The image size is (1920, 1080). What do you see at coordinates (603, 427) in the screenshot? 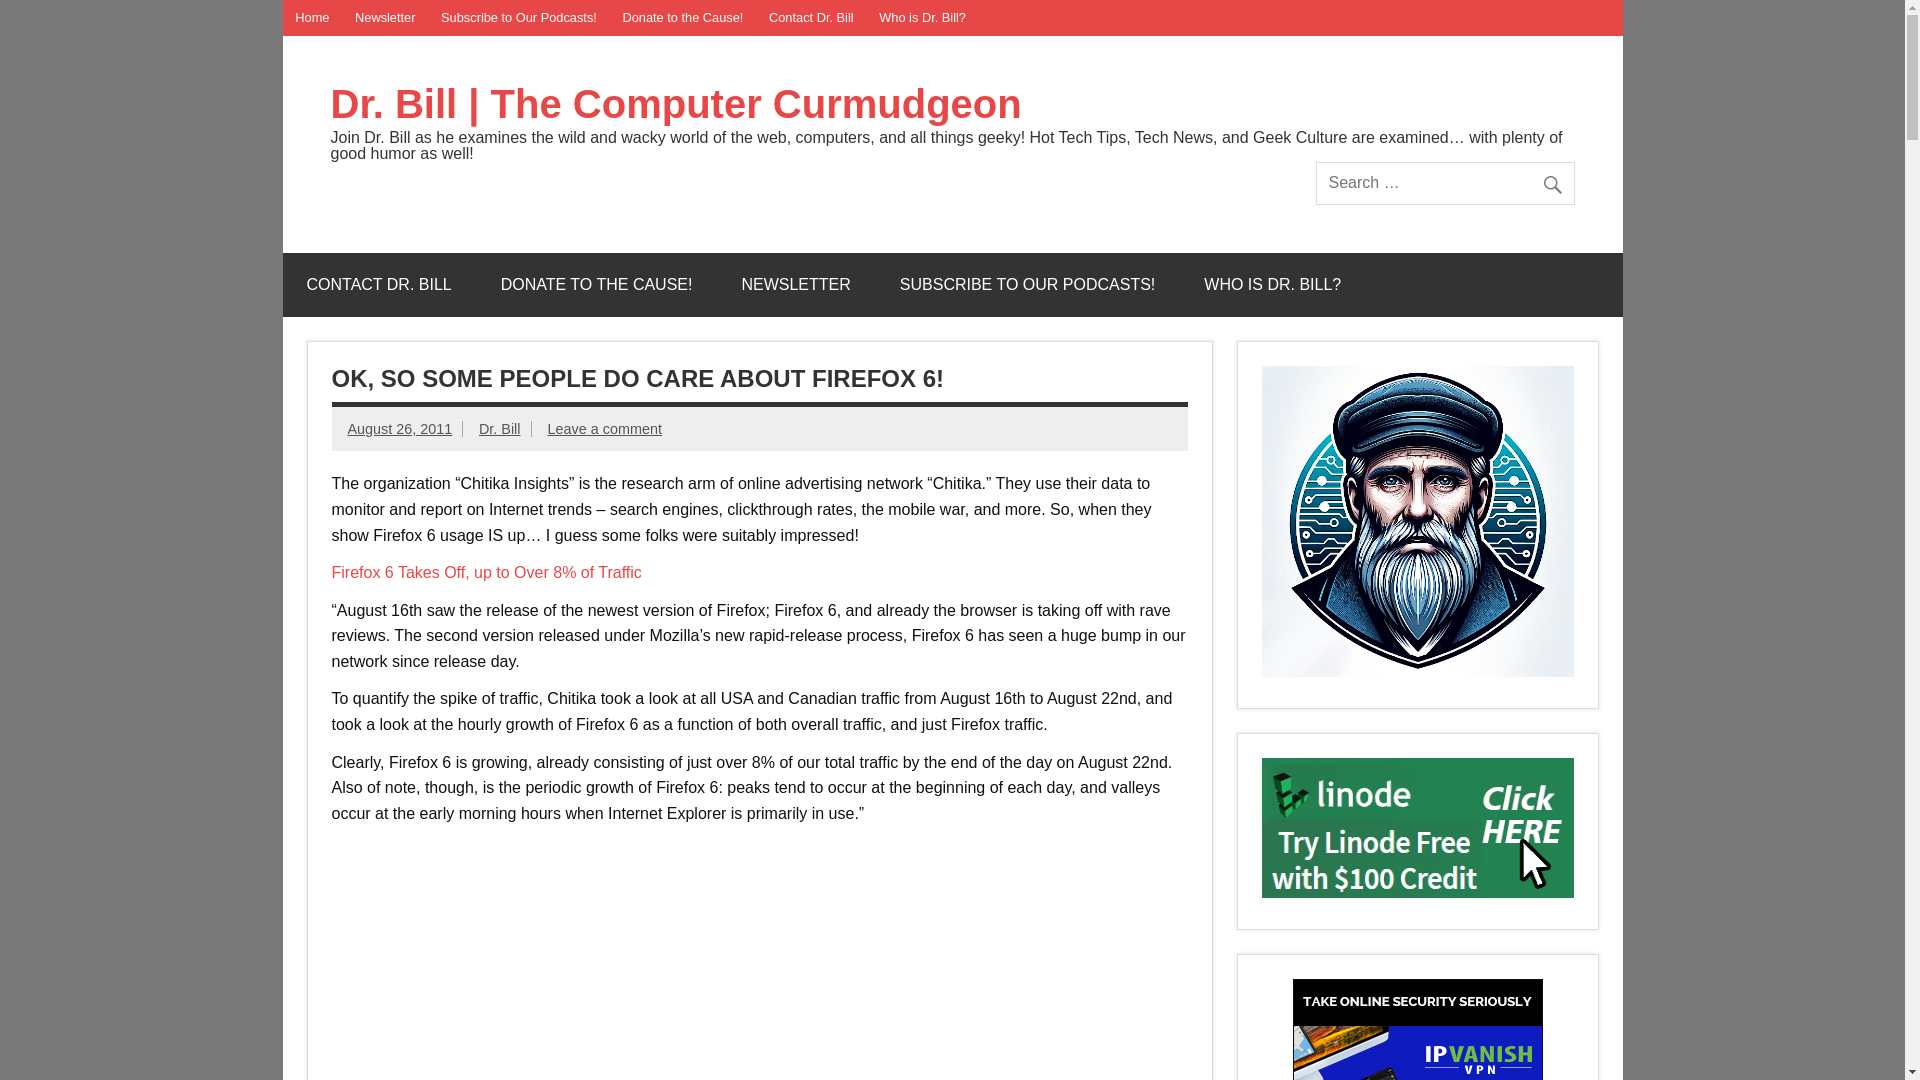
I see `'Leave a comment'` at bounding box center [603, 427].